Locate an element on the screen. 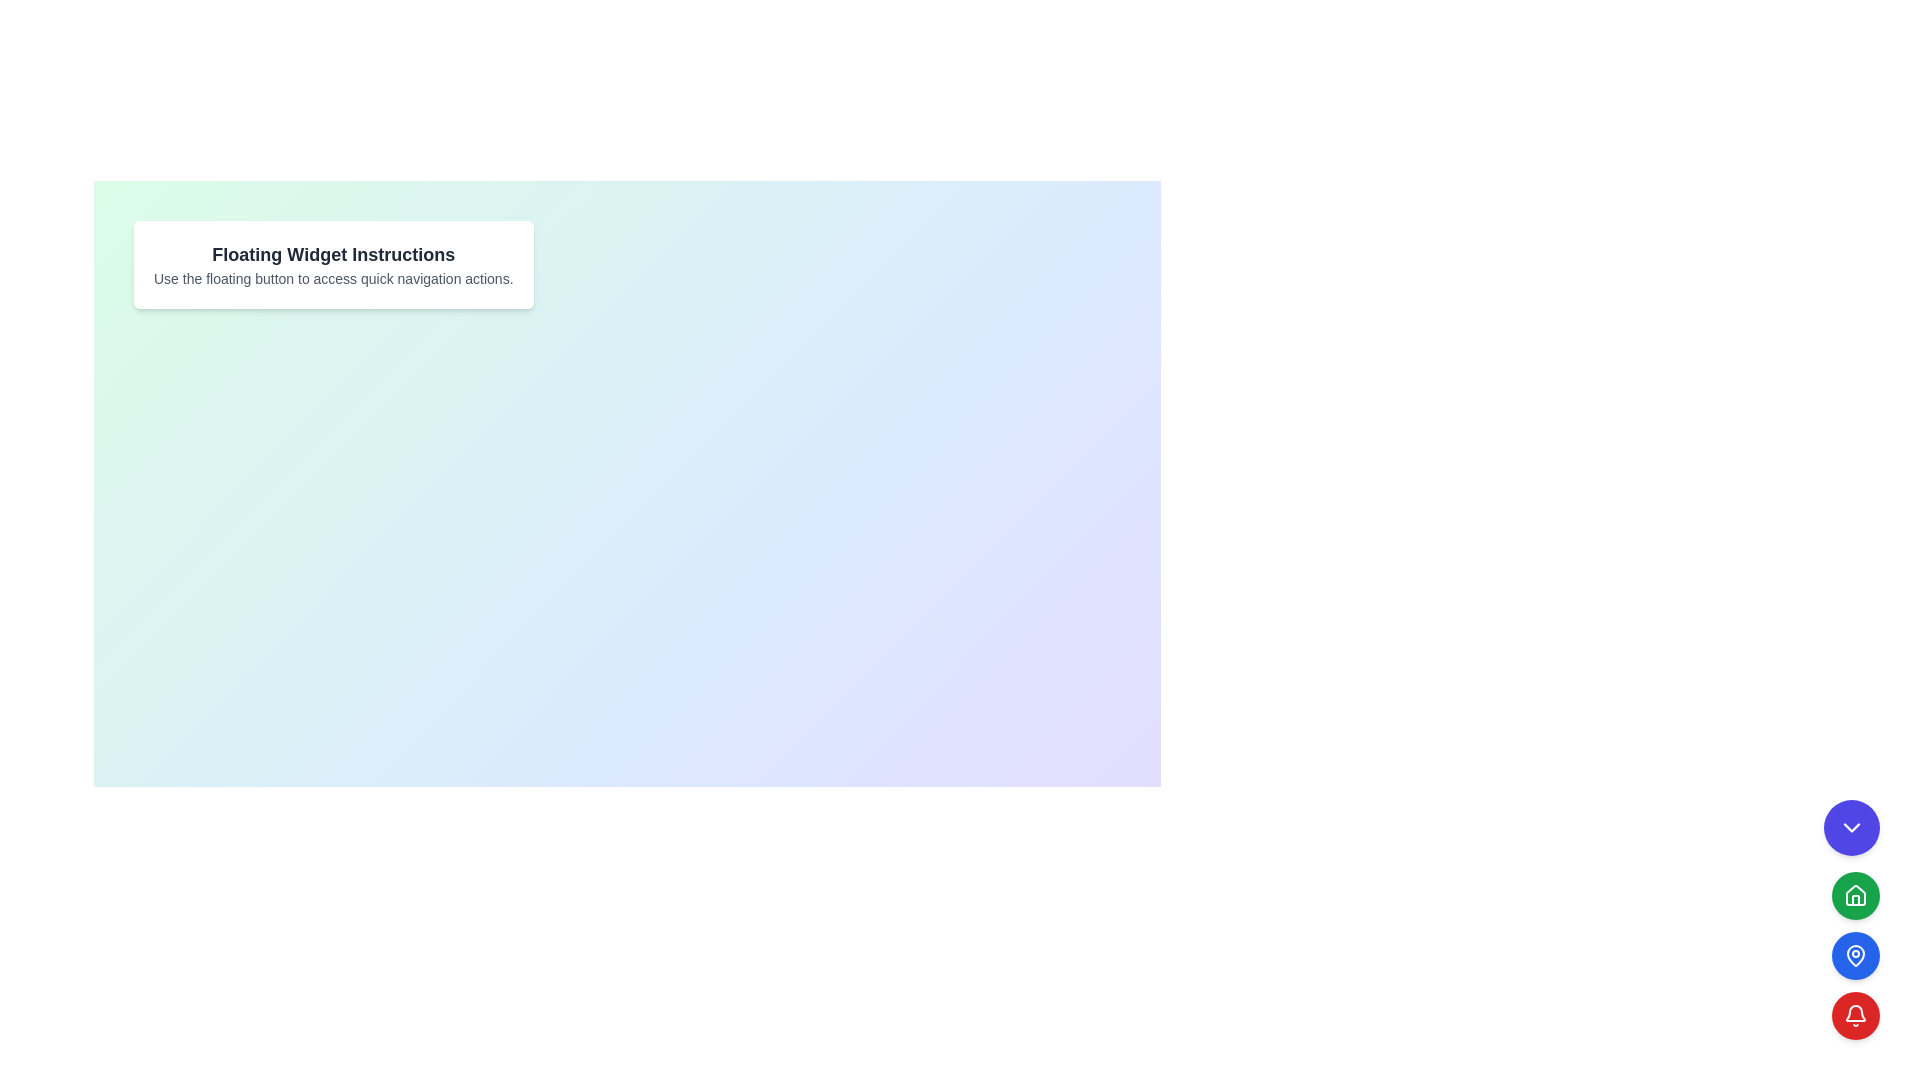 This screenshot has height=1080, width=1920. the 'Home' navigation button located in the vertical stack of buttons on the right side of the interface, positioned below a purple button with a downward arrow icon is located at coordinates (1855, 894).